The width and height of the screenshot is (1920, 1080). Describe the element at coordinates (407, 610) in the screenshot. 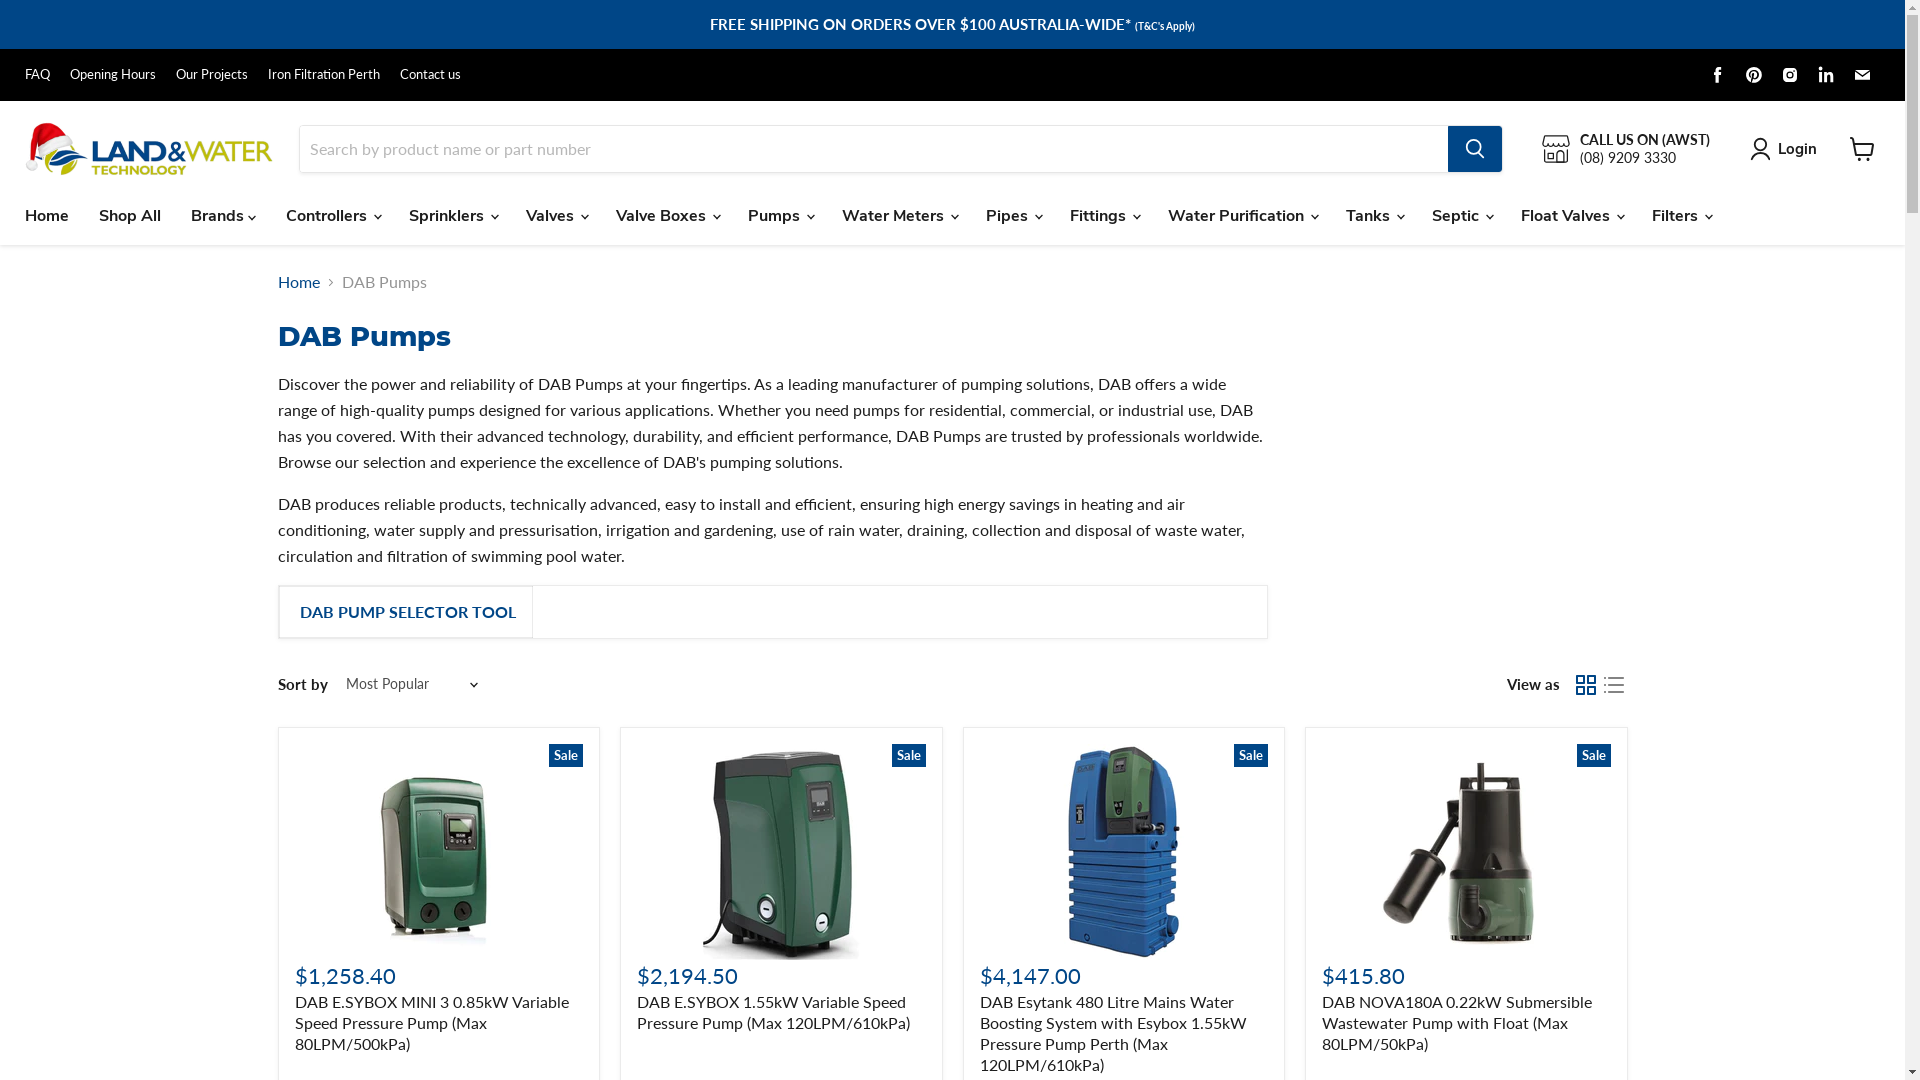

I see `'DAB PUMP SELECTOR TOOL'` at that location.